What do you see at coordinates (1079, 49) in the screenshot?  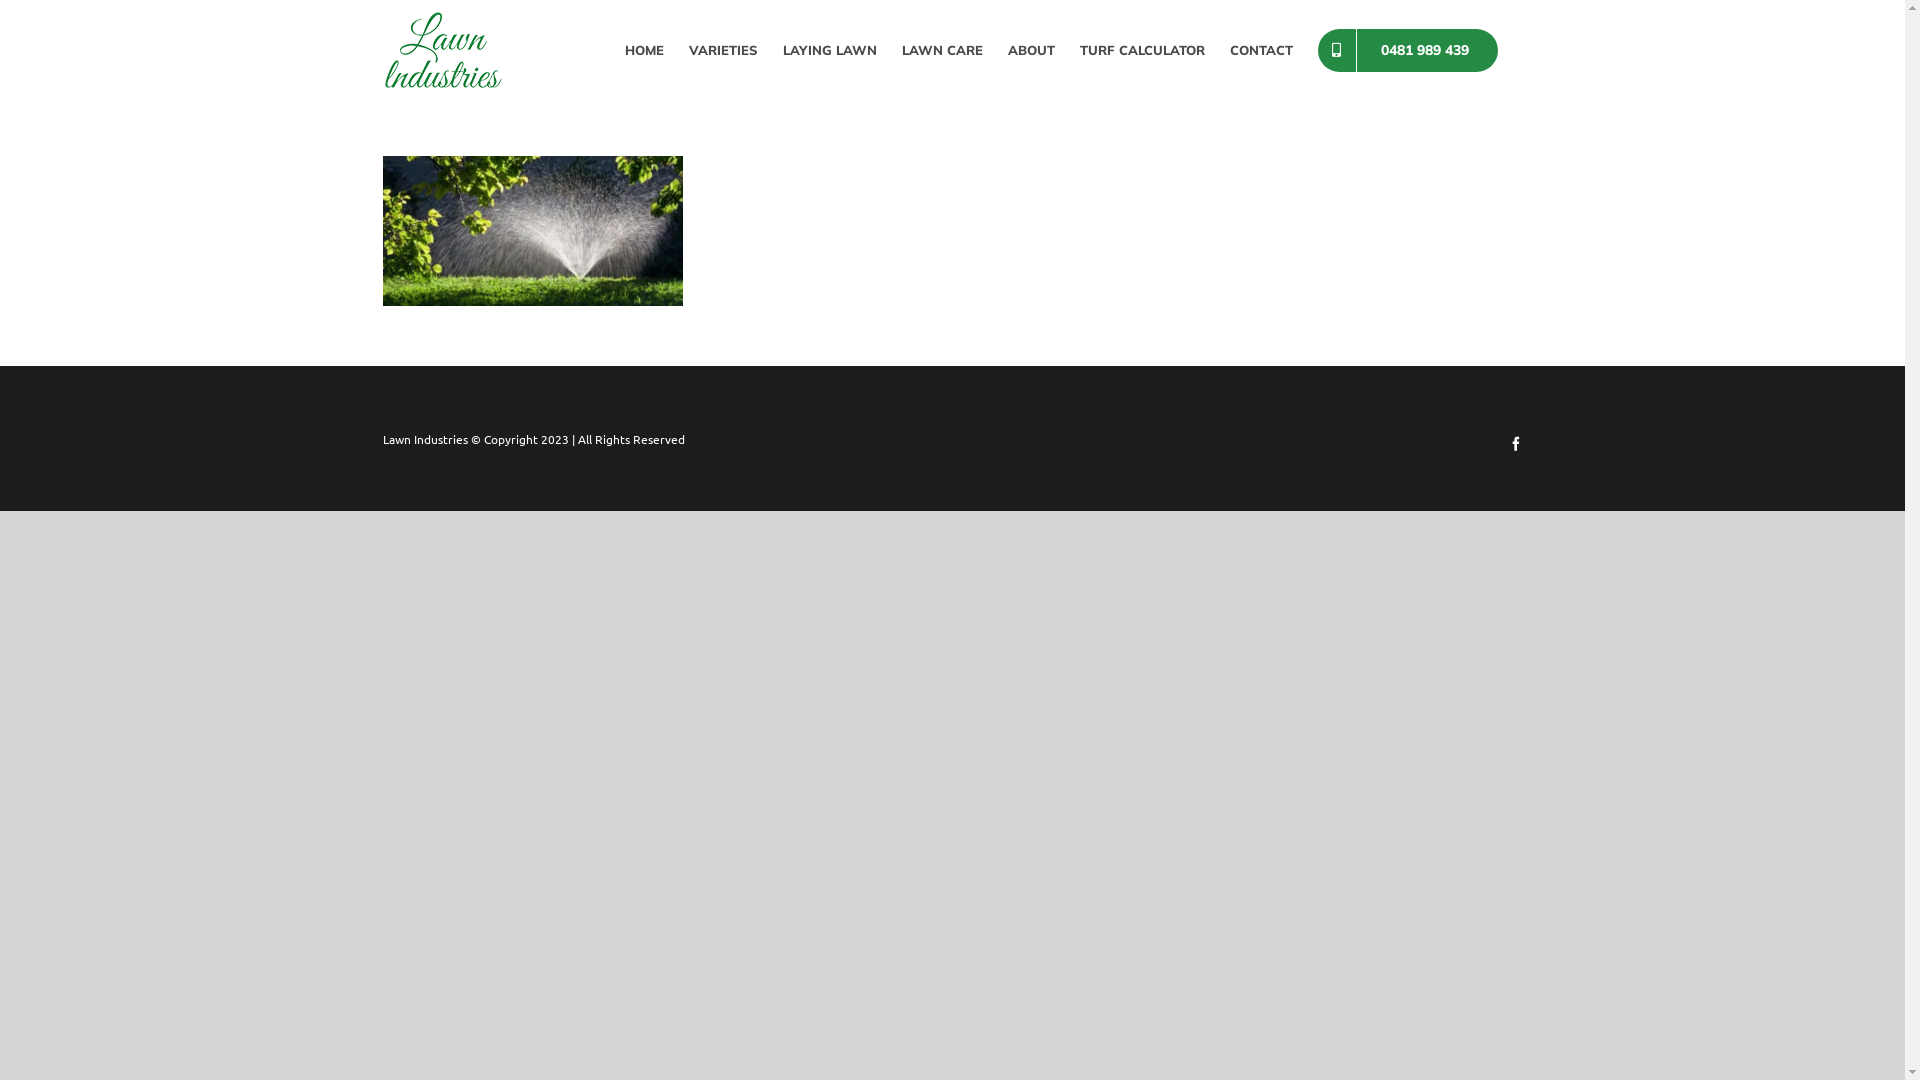 I see `'TURF CALCULATOR'` at bounding box center [1079, 49].